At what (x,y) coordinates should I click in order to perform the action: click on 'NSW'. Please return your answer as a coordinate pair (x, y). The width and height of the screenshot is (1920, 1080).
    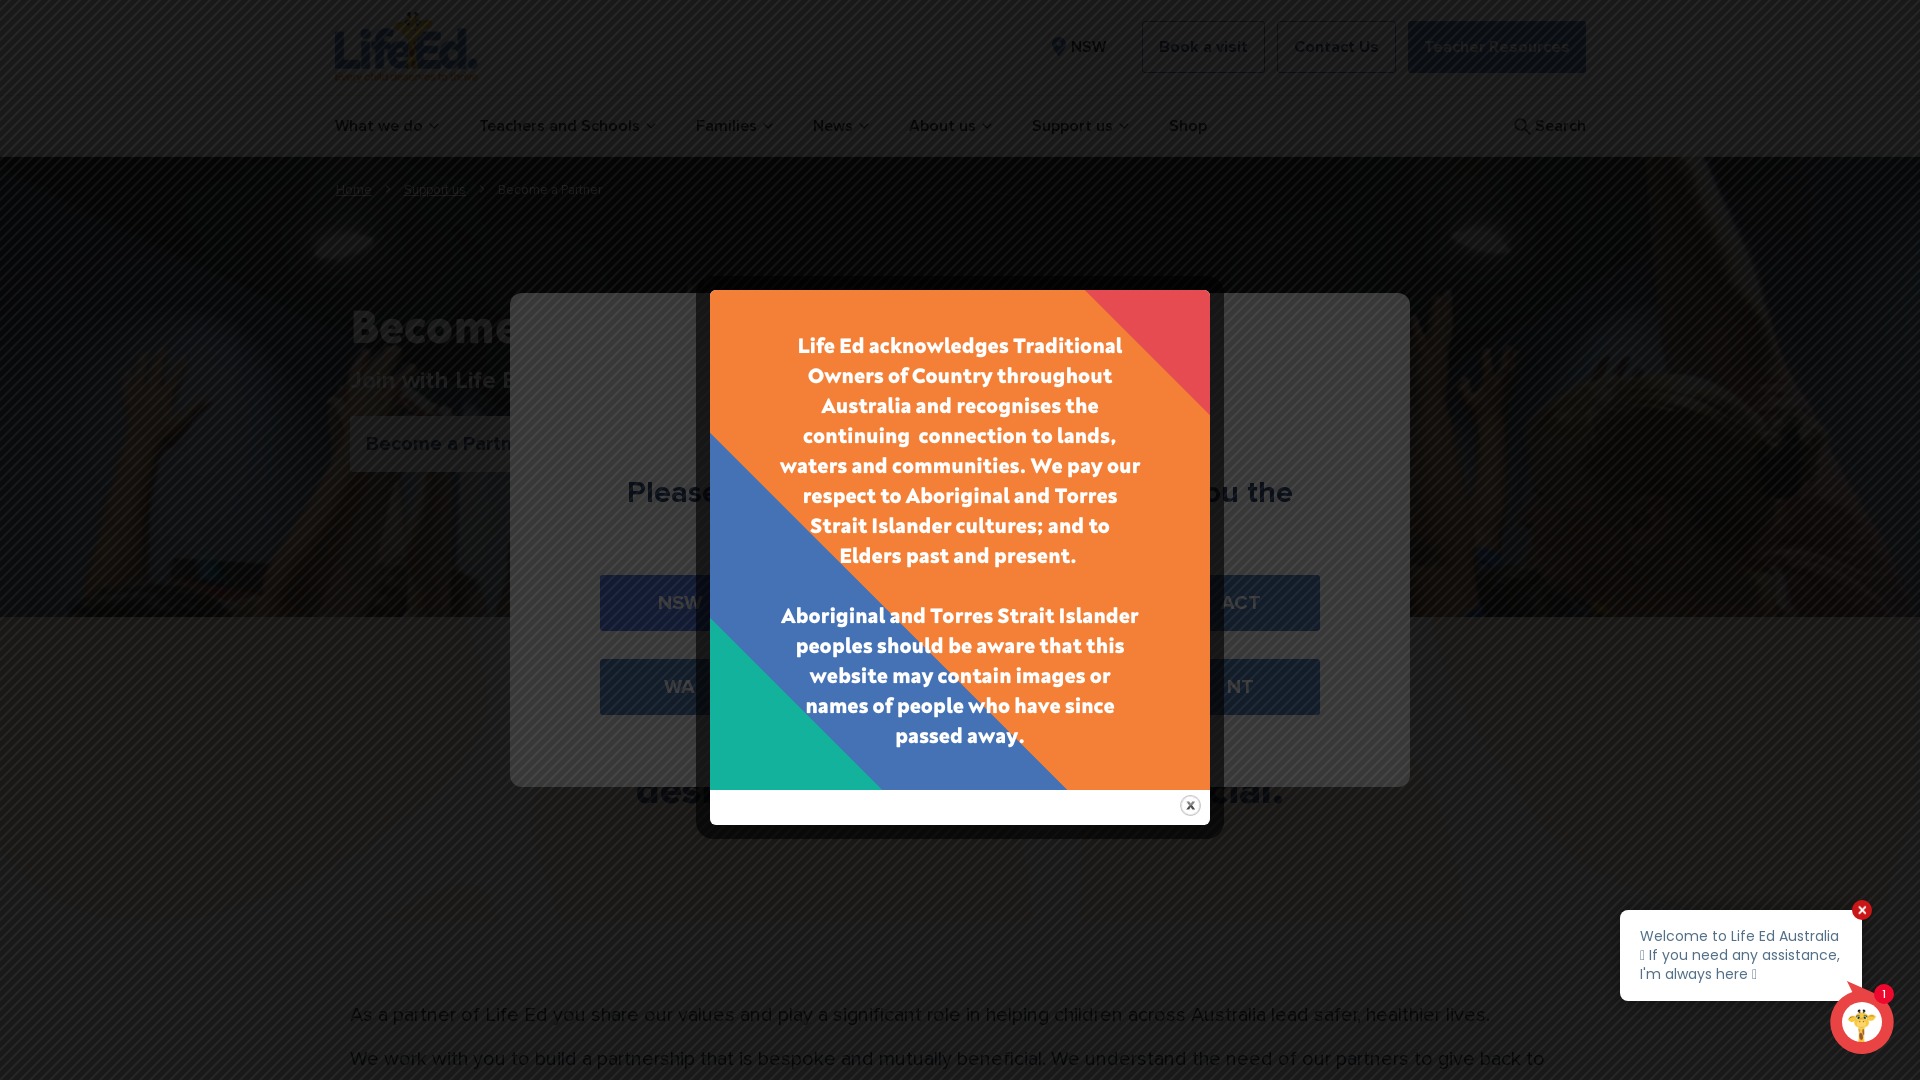
    Looking at the image, I should click on (679, 601).